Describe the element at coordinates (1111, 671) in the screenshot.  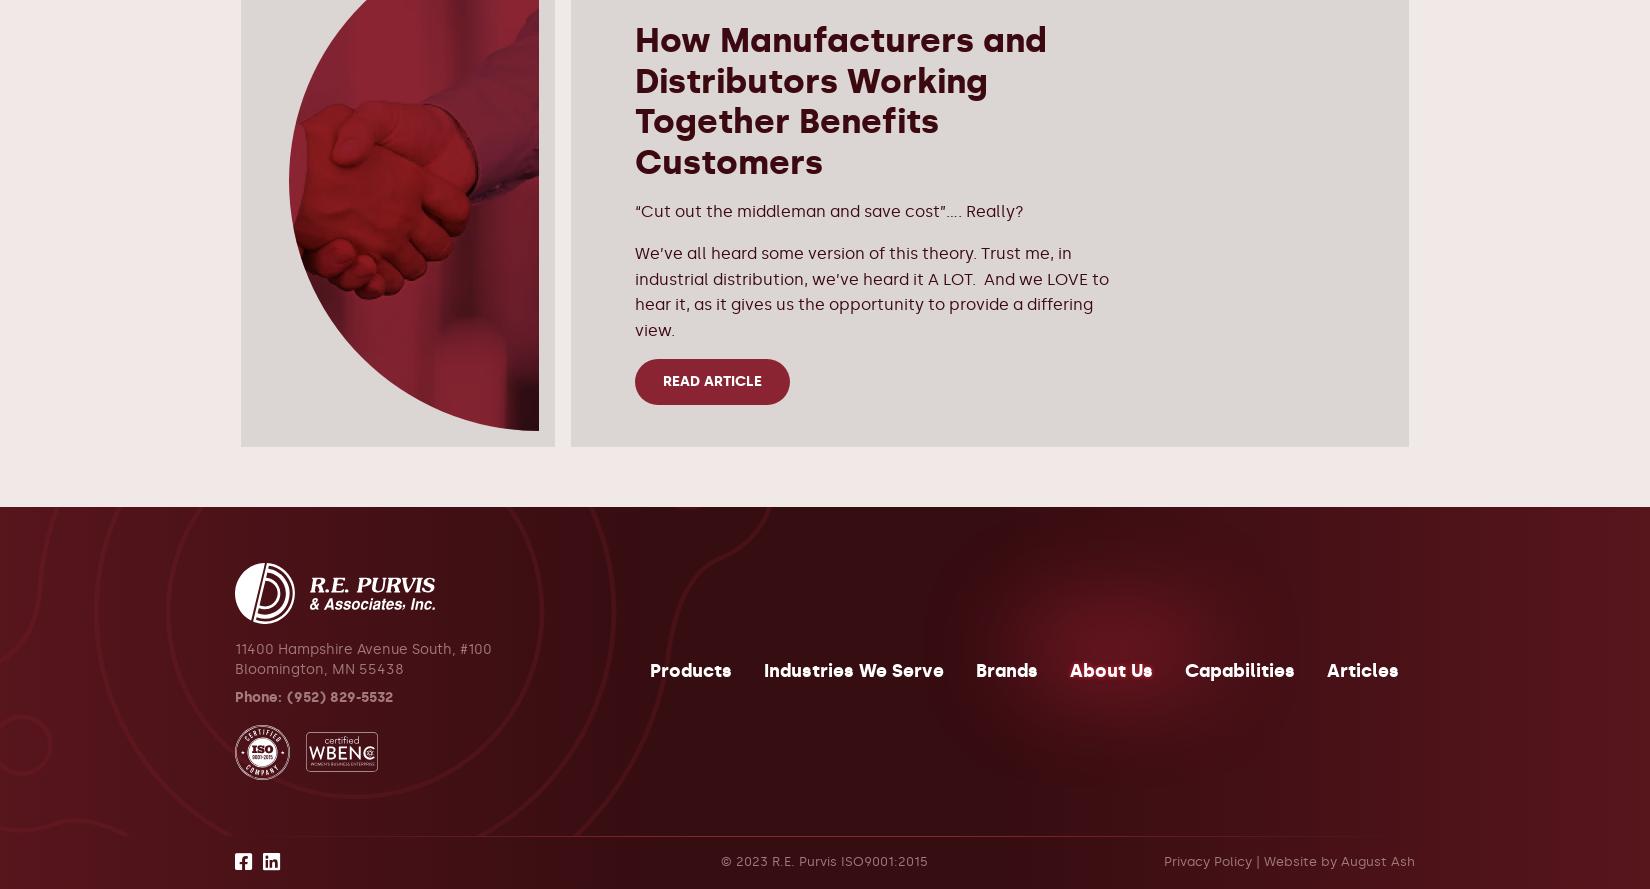
I see `'About Us'` at that location.